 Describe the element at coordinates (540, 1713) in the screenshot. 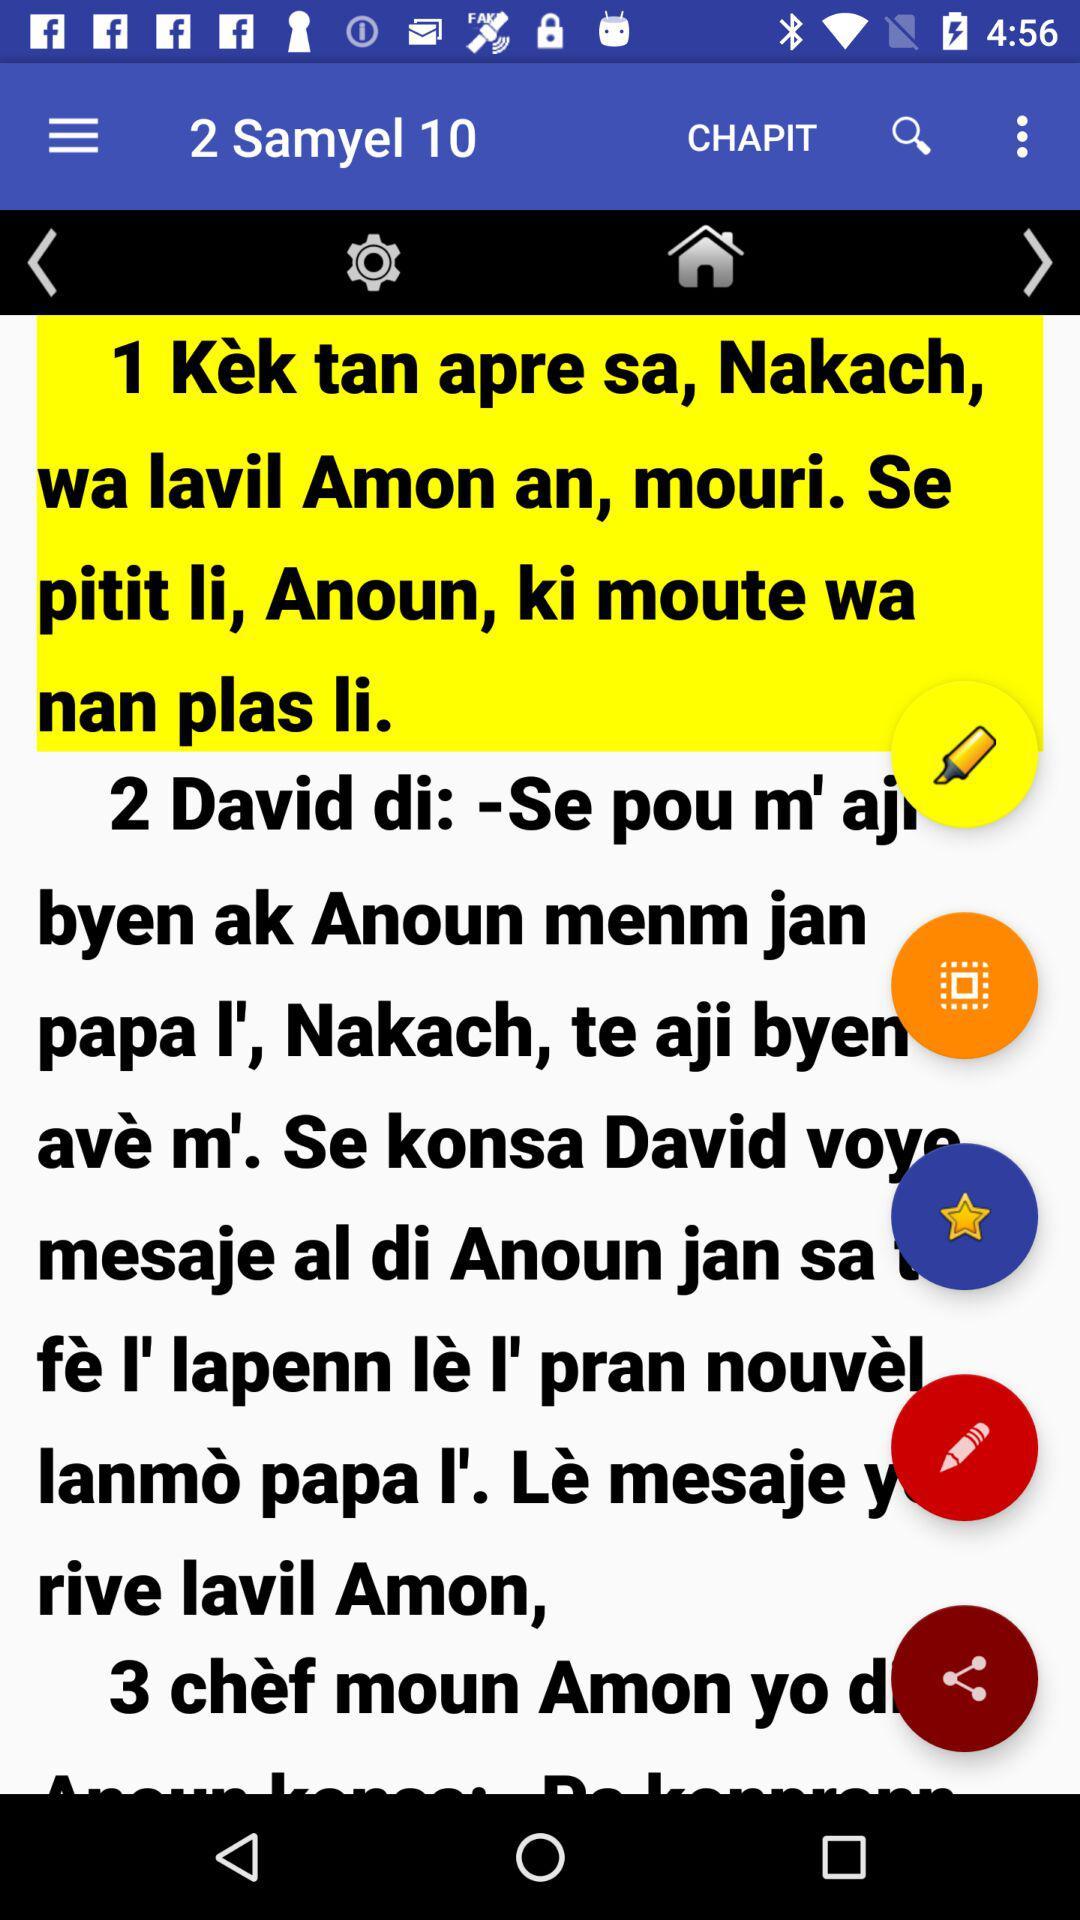

I see `the icon below 2 david di icon` at that location.